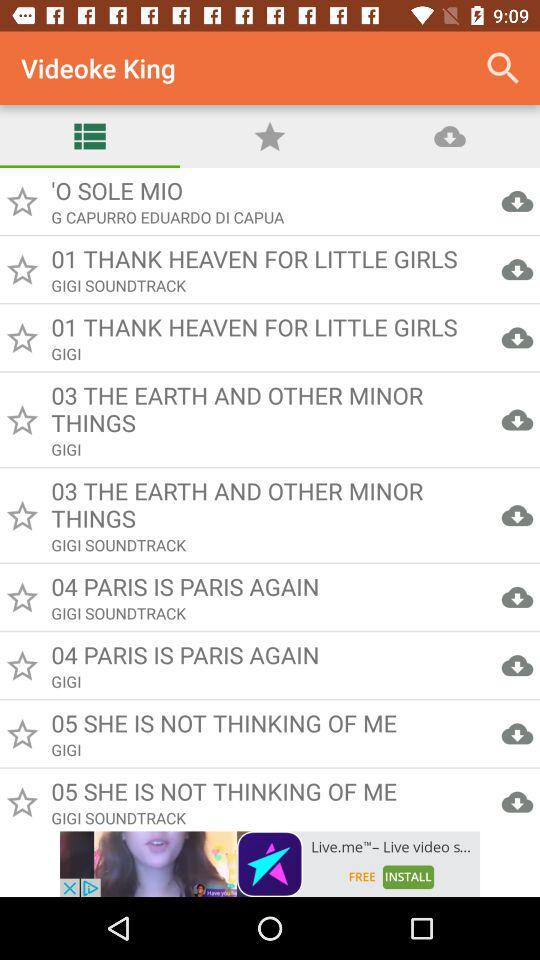  I want to click on the fifth download button, so click(517, 514).